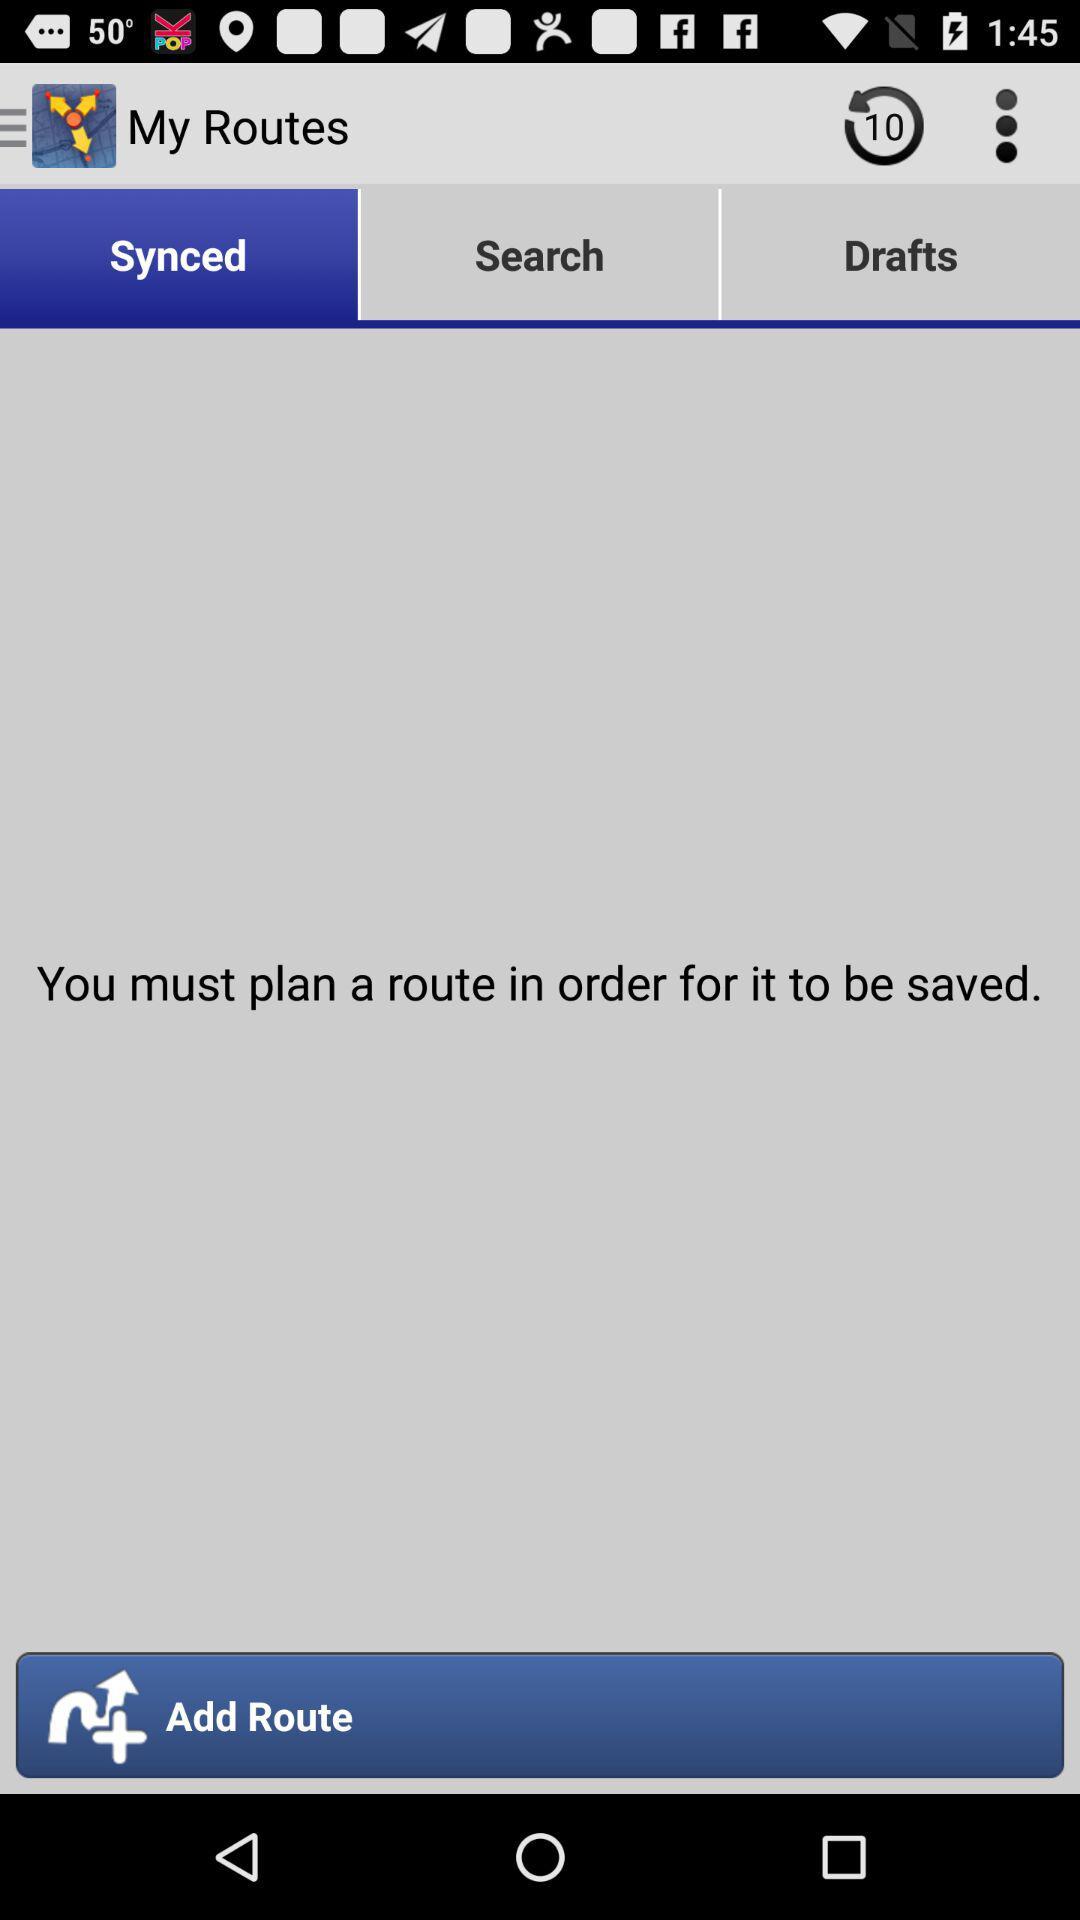 This screenshot has height=1920, width=1080. Describe the element at coordinates (883, 124) in the screenshot. I see `the item to the right of the my routes icon` at that location.